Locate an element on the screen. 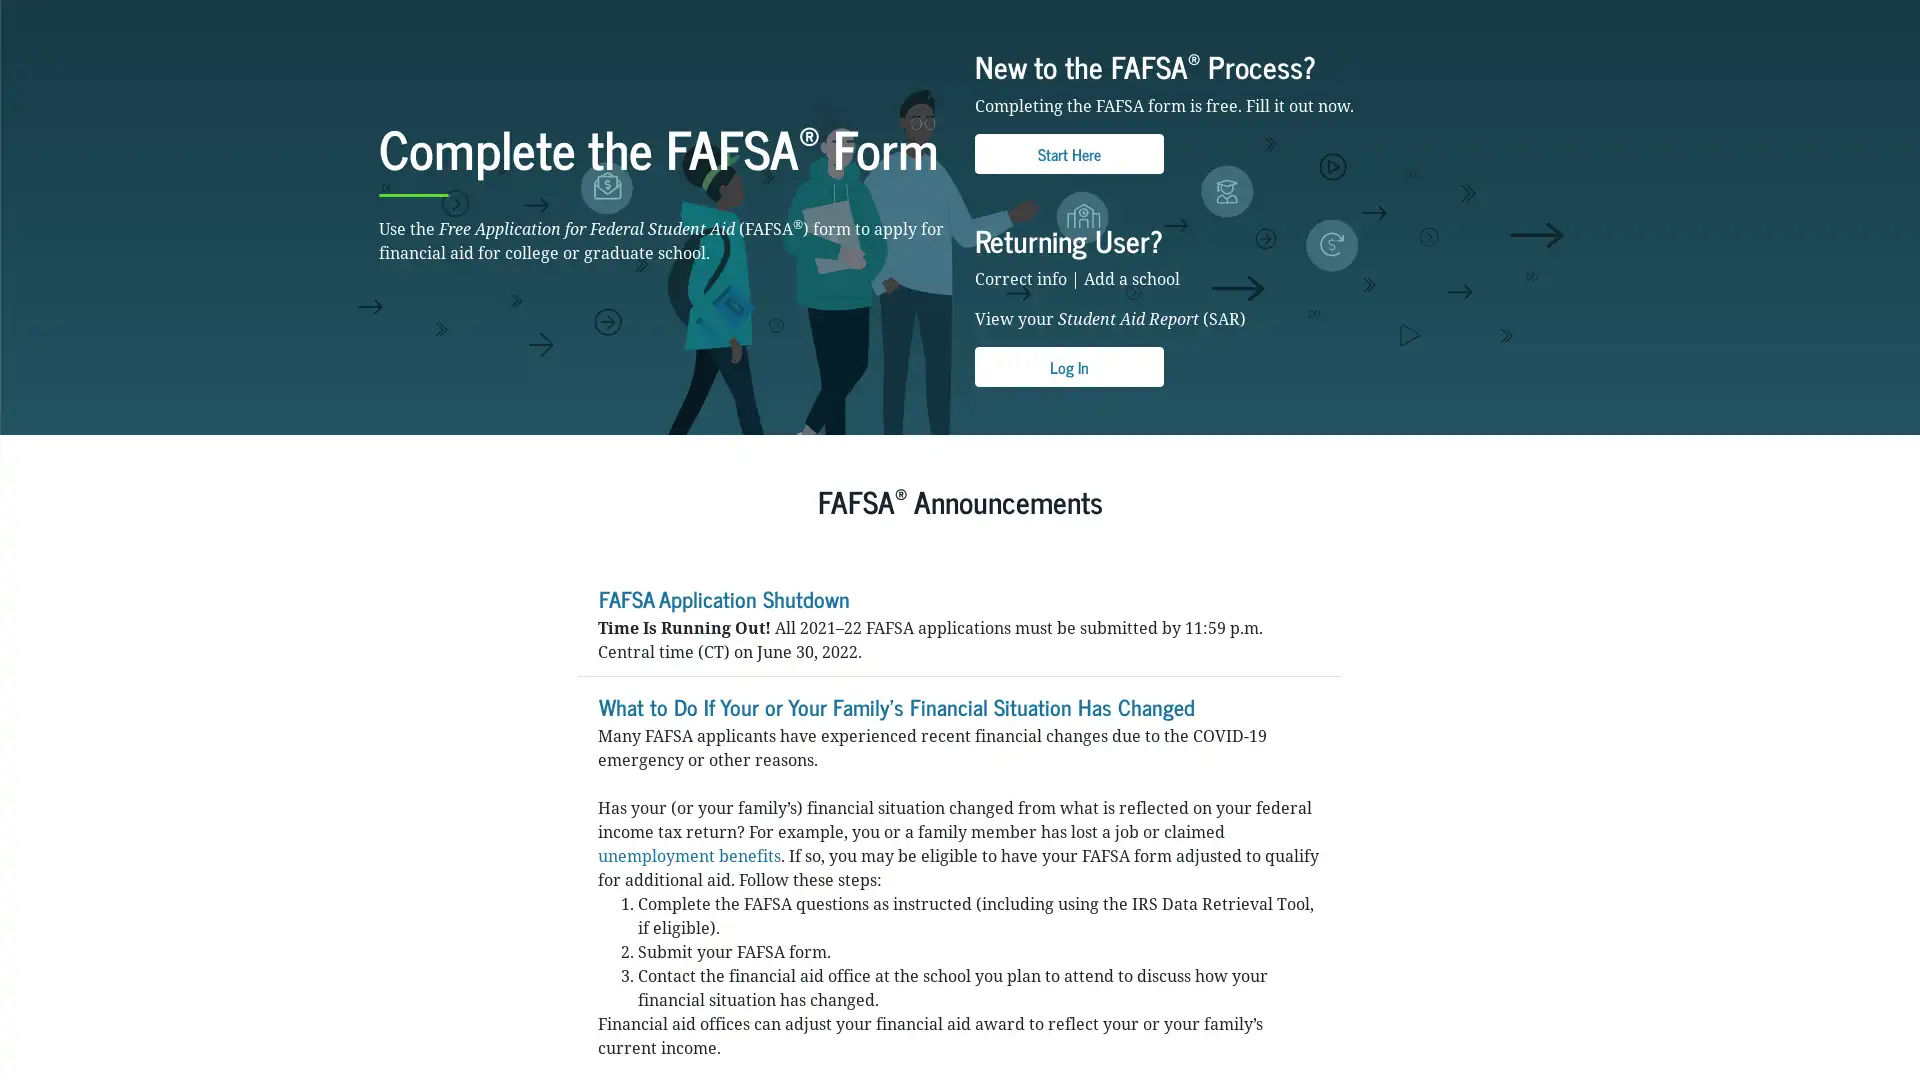  What to Do If Your or Your Familys Financial Situation Has Changed is located at coordinates (895, 835).